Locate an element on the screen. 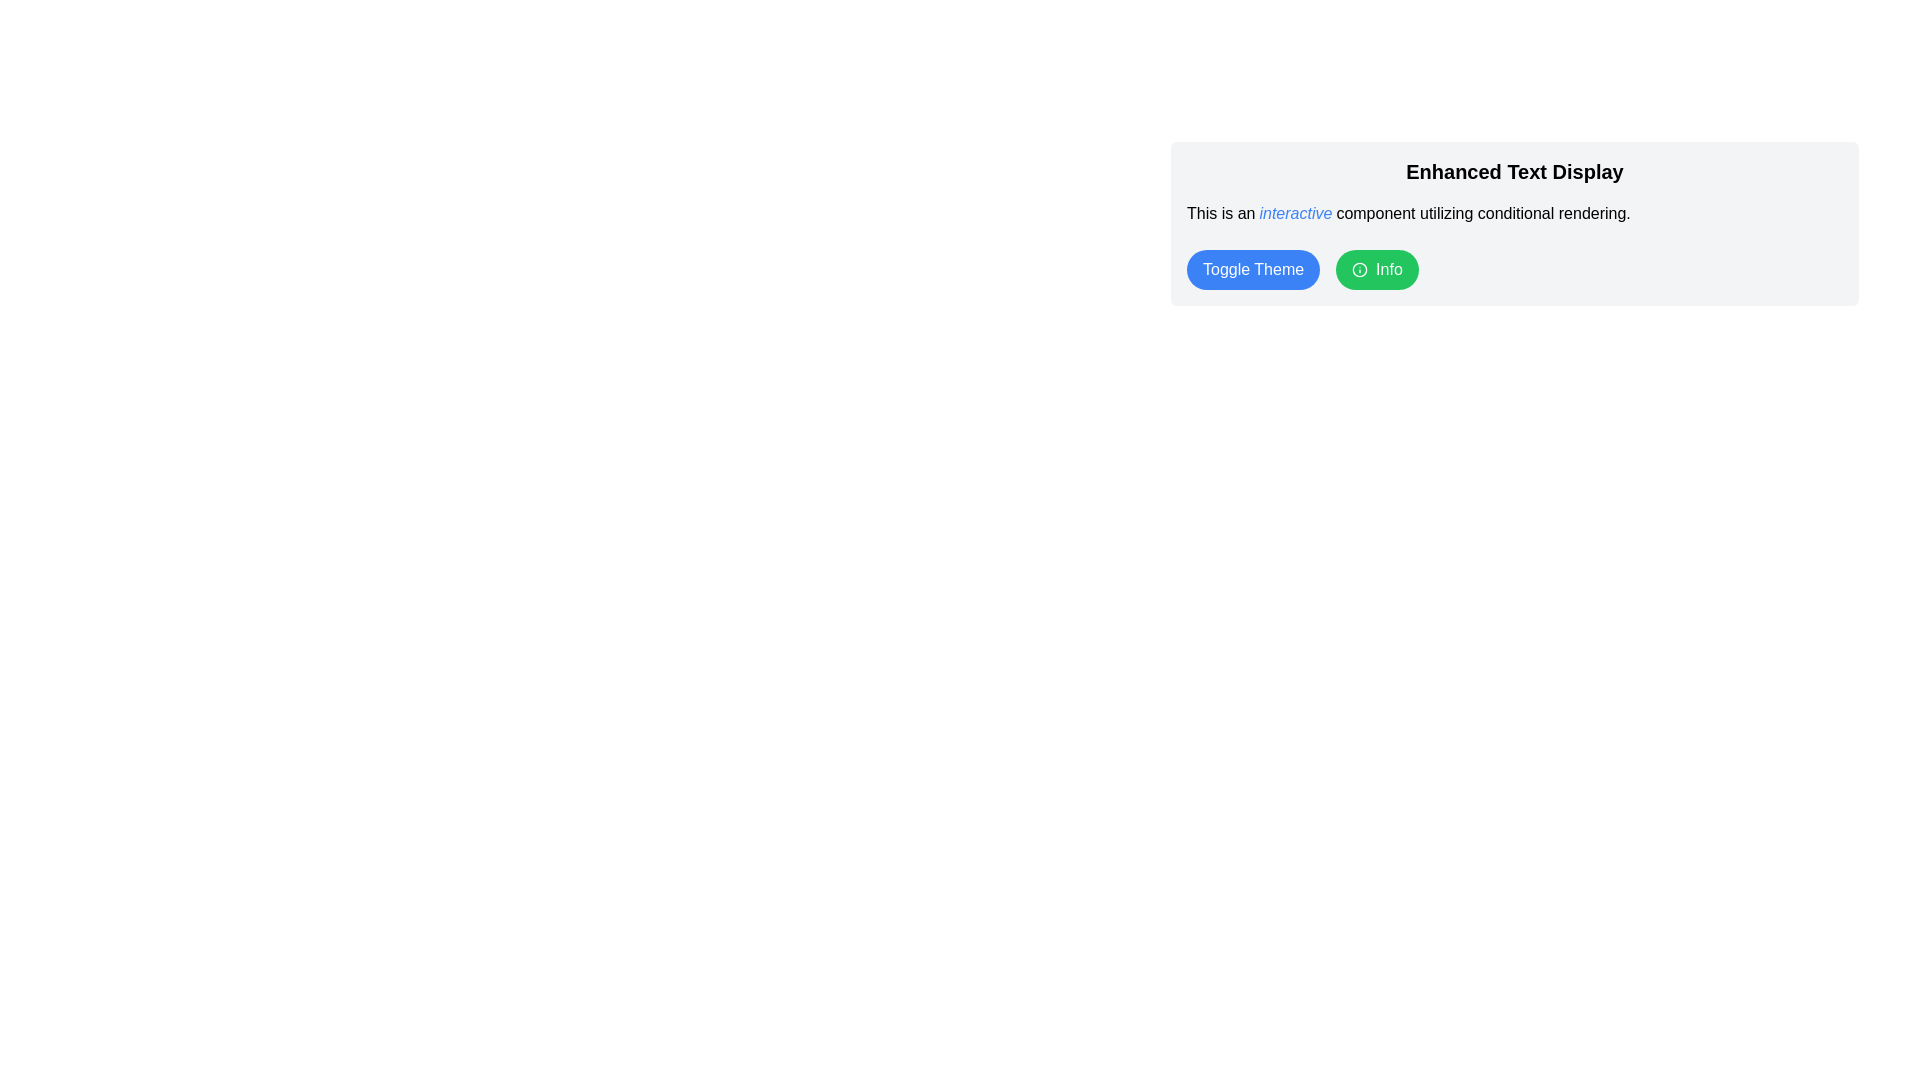 Image resolution: width=1920 pixels, height=1080 pixels. the text block that contains the sentence 'This is an interactive component utilizing conditional rendering.' which has 'interactive' styled in blue italics is located at coordinates (1515, 213).